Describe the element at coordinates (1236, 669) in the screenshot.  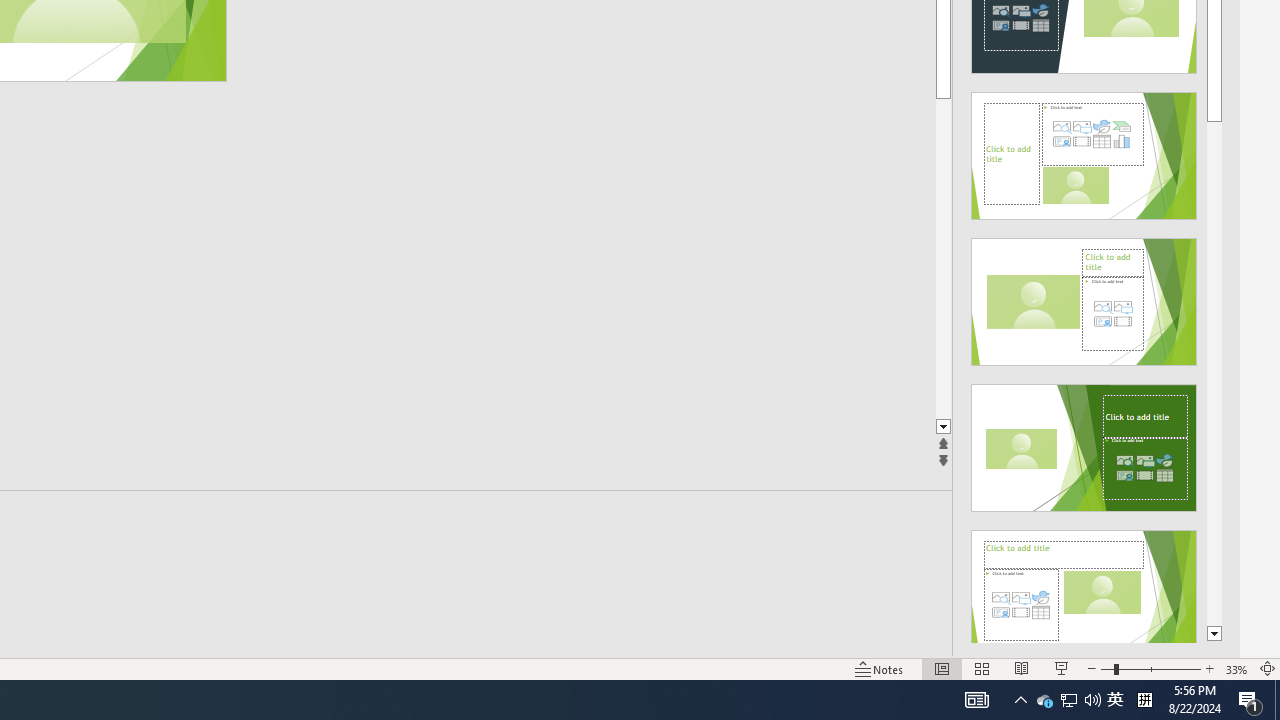
I see `'Zoom 33%'` at that location.